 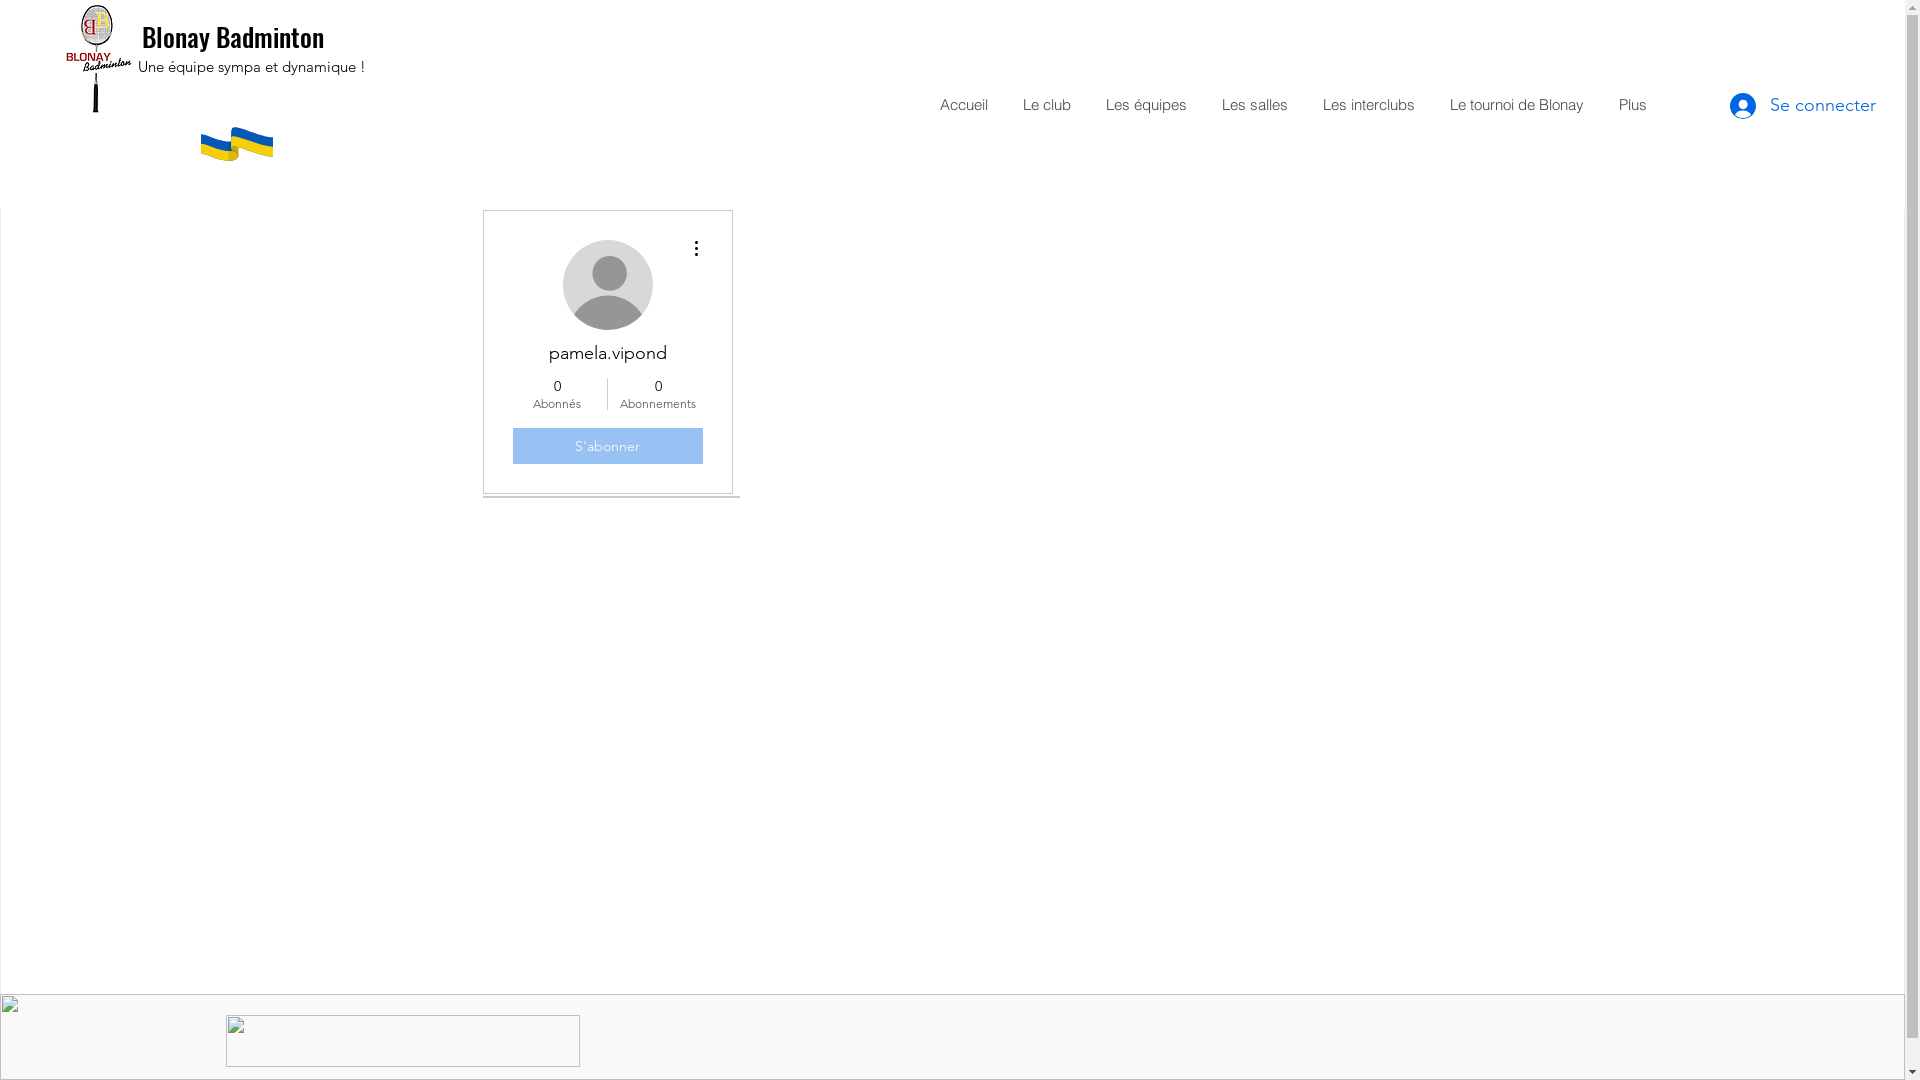 What do you see at coordinates (233, 36) in the screenshot?
I see `'Blonay Badminton'` at bounding box center [233, 36].